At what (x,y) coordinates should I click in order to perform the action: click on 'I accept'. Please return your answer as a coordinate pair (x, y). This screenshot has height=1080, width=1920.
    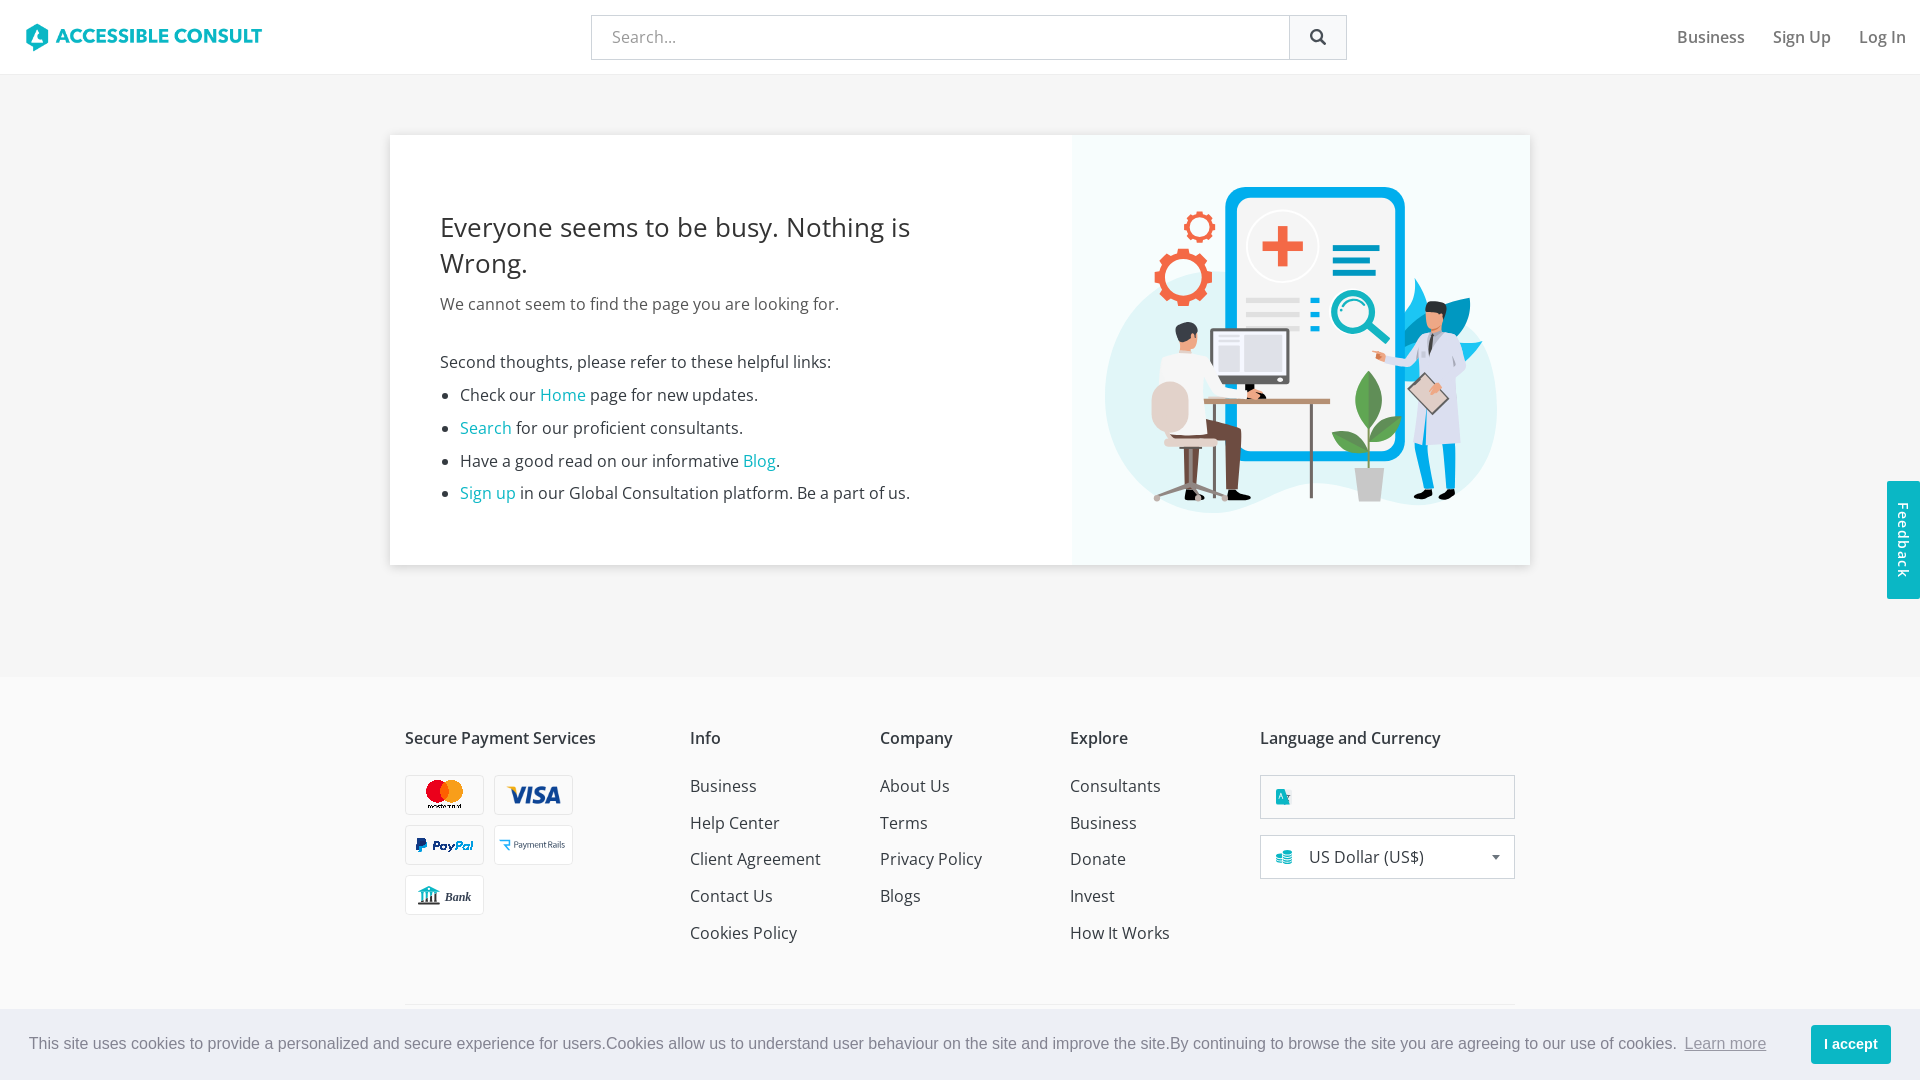
    Looking at the image, I should click on (1850, 1043).